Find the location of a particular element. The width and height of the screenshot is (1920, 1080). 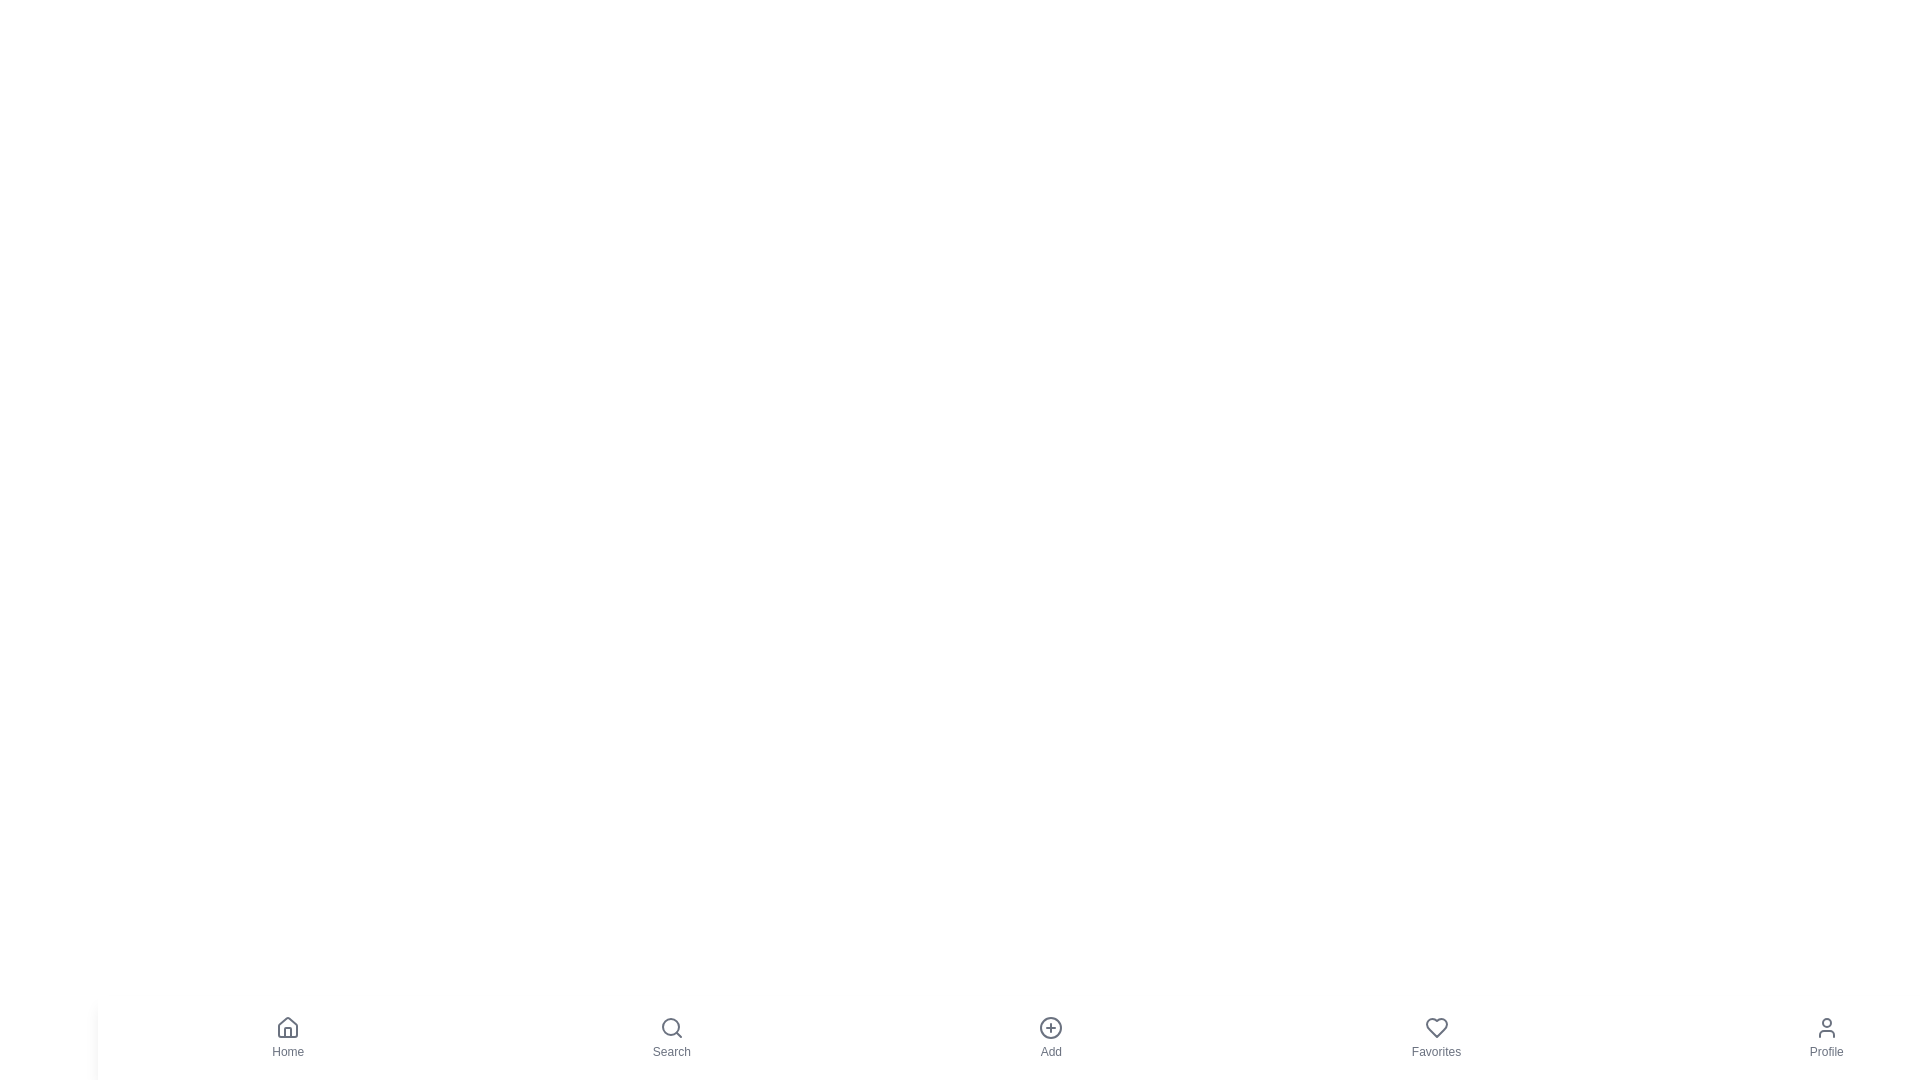

the graphical circle with a dark stroke and a plus sign at its center, which is part of the 'Add' icon located in the navigation bar at the bottom of the interface is located at coordinates (1050, 1028).